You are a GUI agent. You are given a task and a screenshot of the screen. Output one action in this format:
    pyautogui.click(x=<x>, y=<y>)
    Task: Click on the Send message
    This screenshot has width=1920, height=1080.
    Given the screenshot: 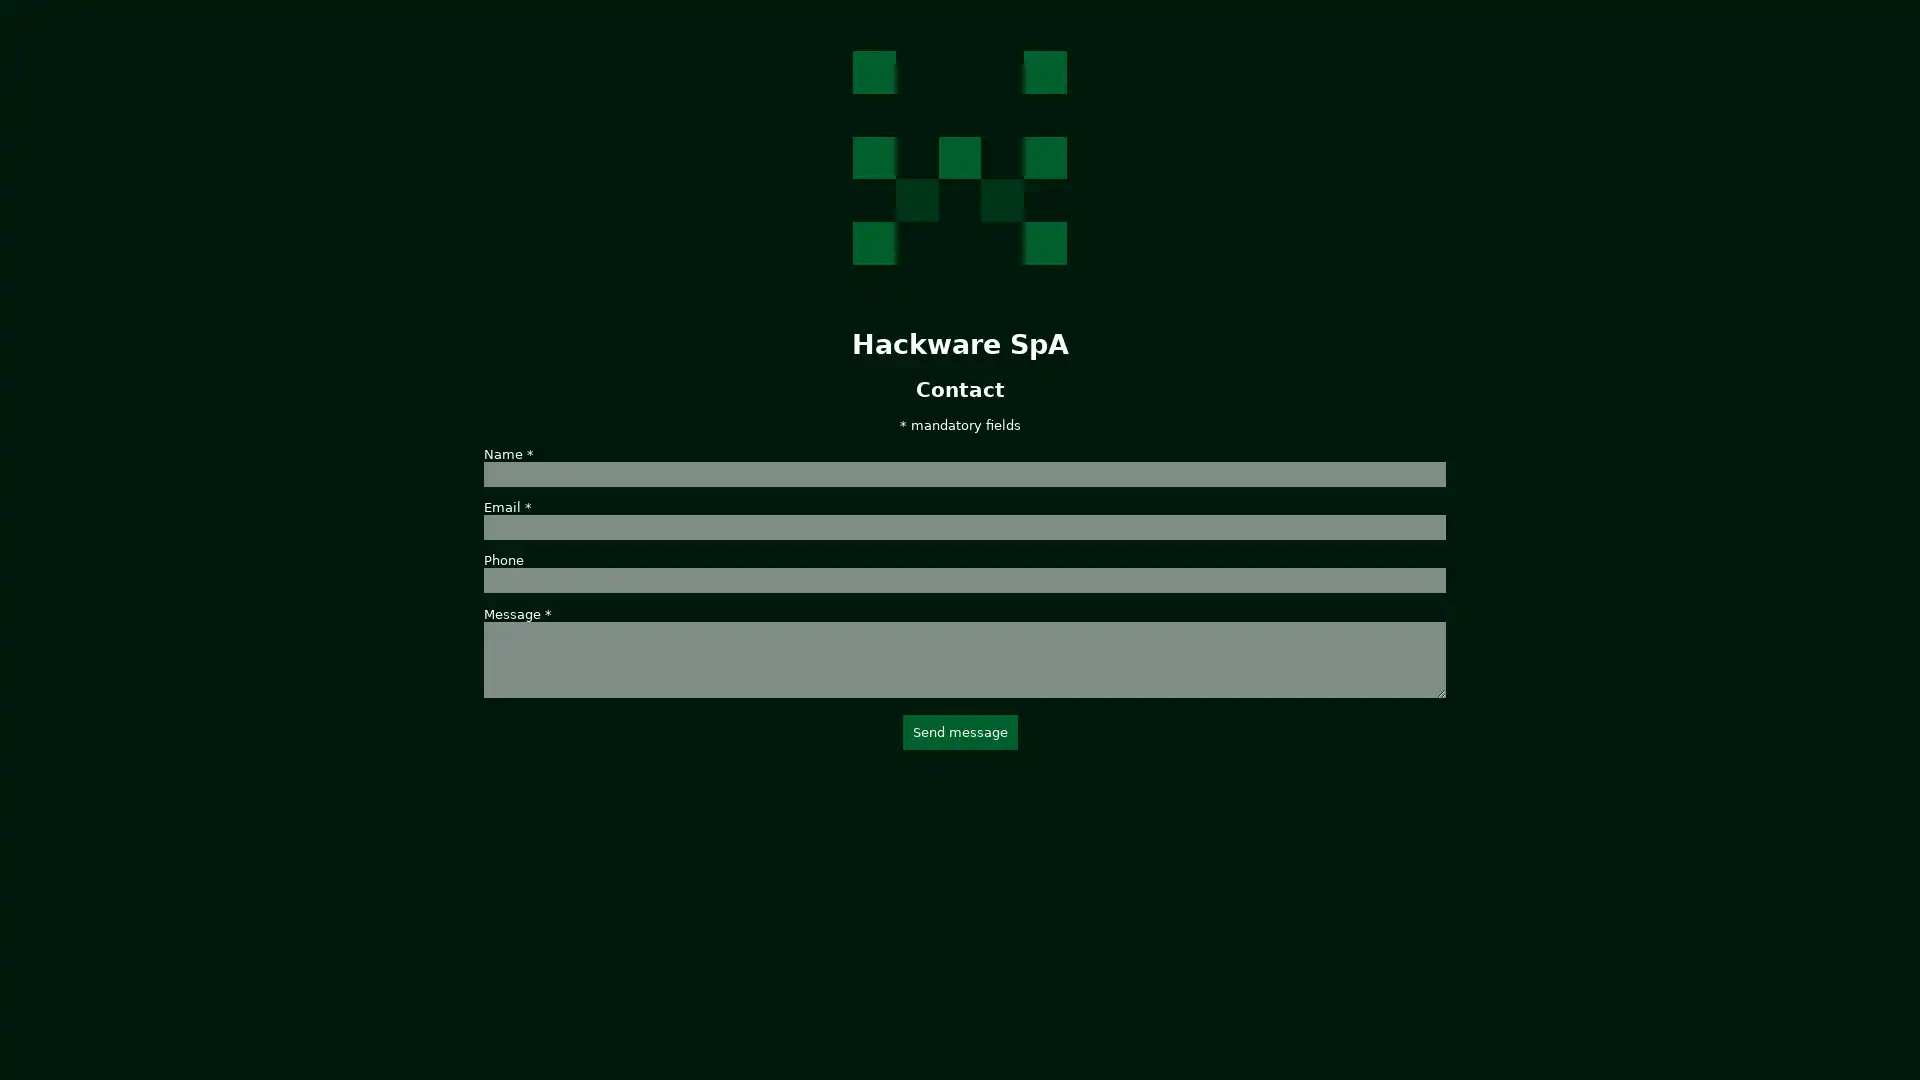 What is the action you would take?
    pyautogui.click(x=958, y=731)
    